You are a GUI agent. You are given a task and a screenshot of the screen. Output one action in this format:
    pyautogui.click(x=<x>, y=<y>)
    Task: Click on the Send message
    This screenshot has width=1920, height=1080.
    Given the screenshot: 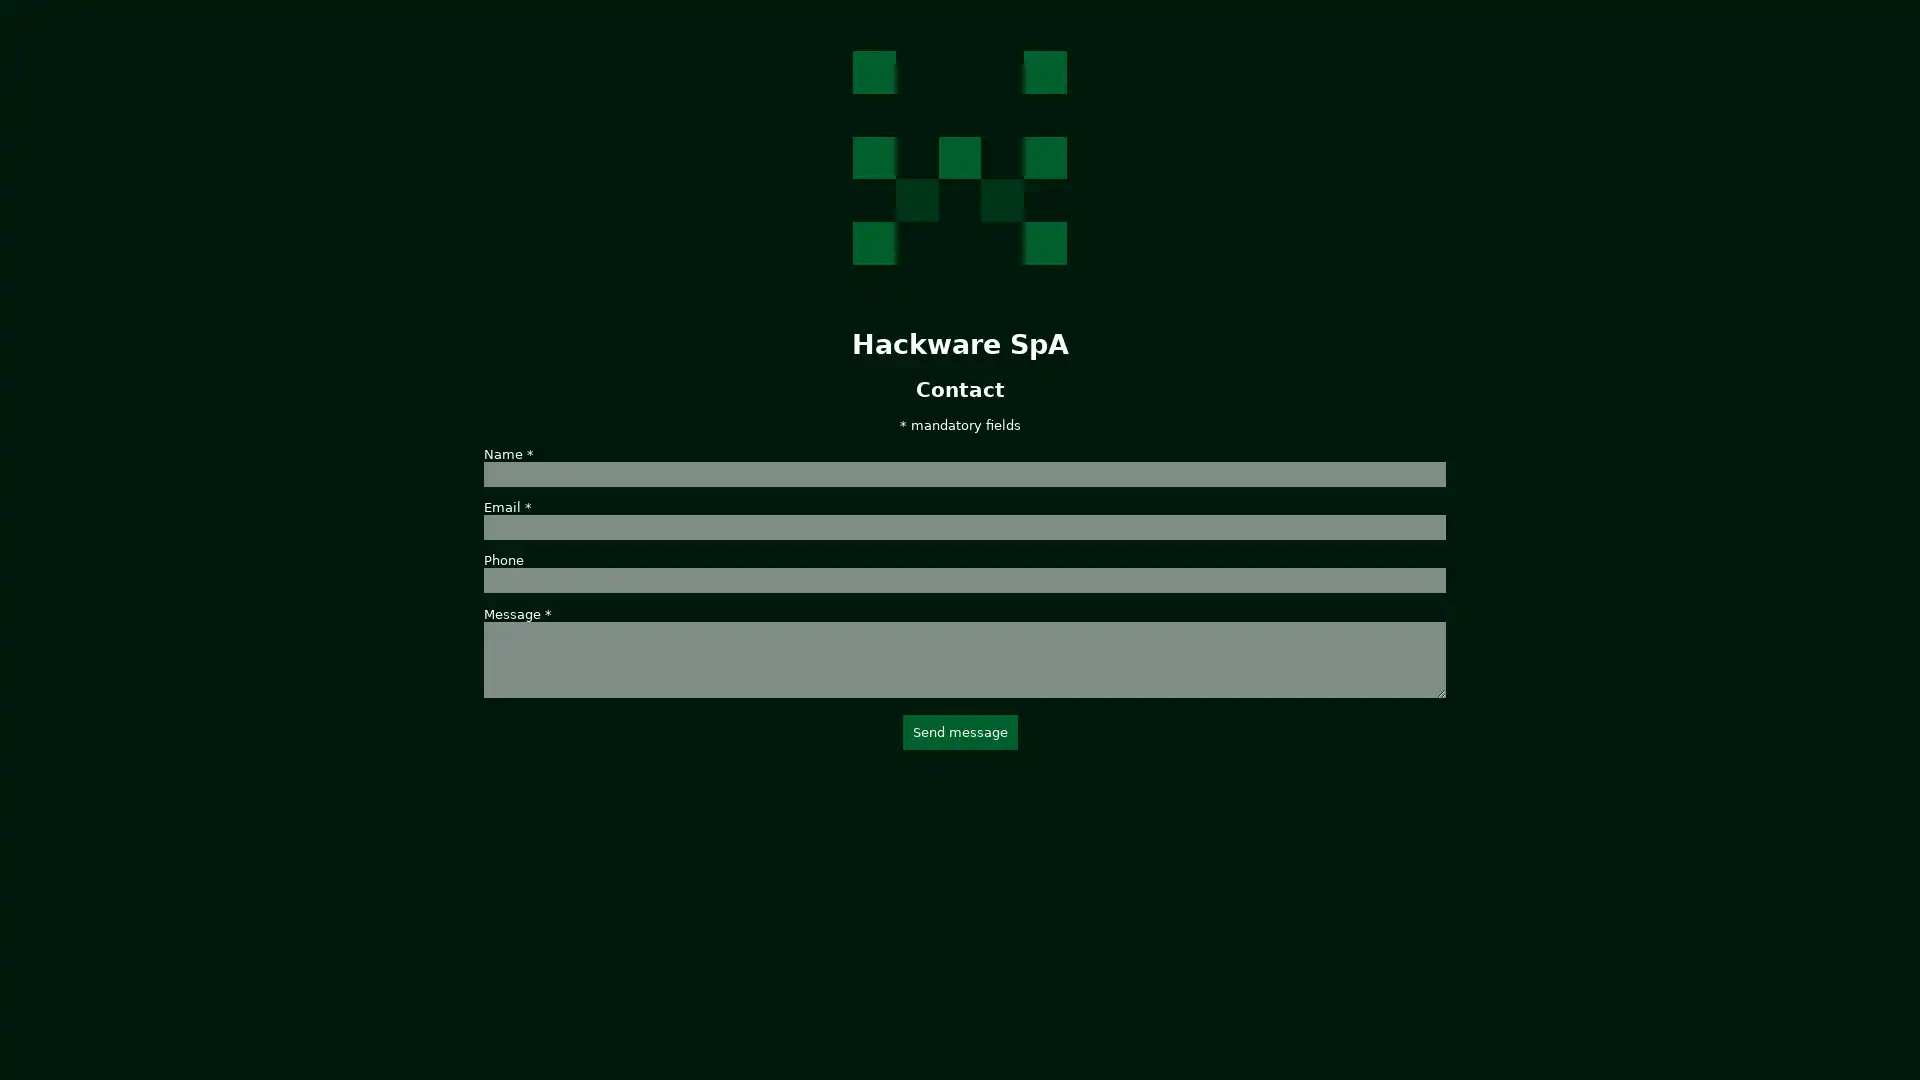 What is the action you would take?
    pyautogui.click(x=958, y=731)
    